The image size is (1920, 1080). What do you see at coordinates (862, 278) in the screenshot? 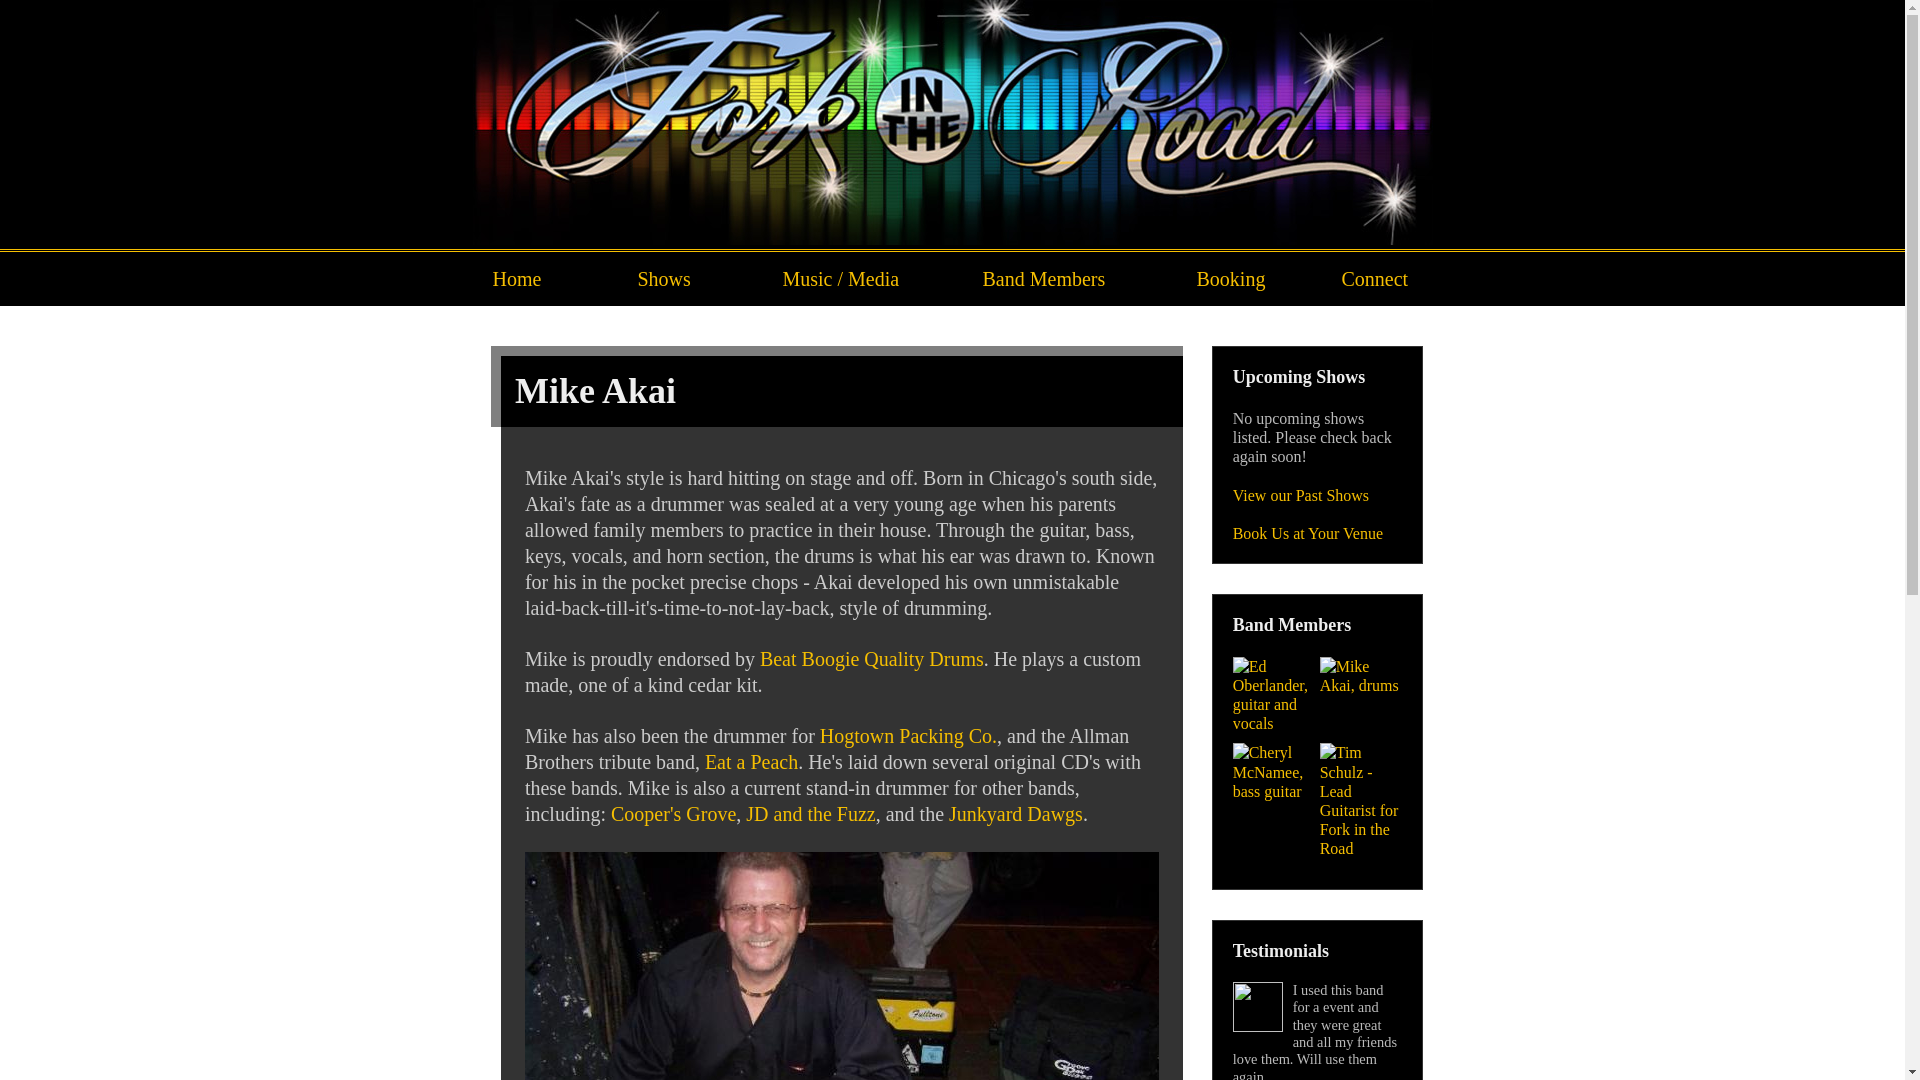
I see `'Music / Media'` at bounding box center [862, 278].